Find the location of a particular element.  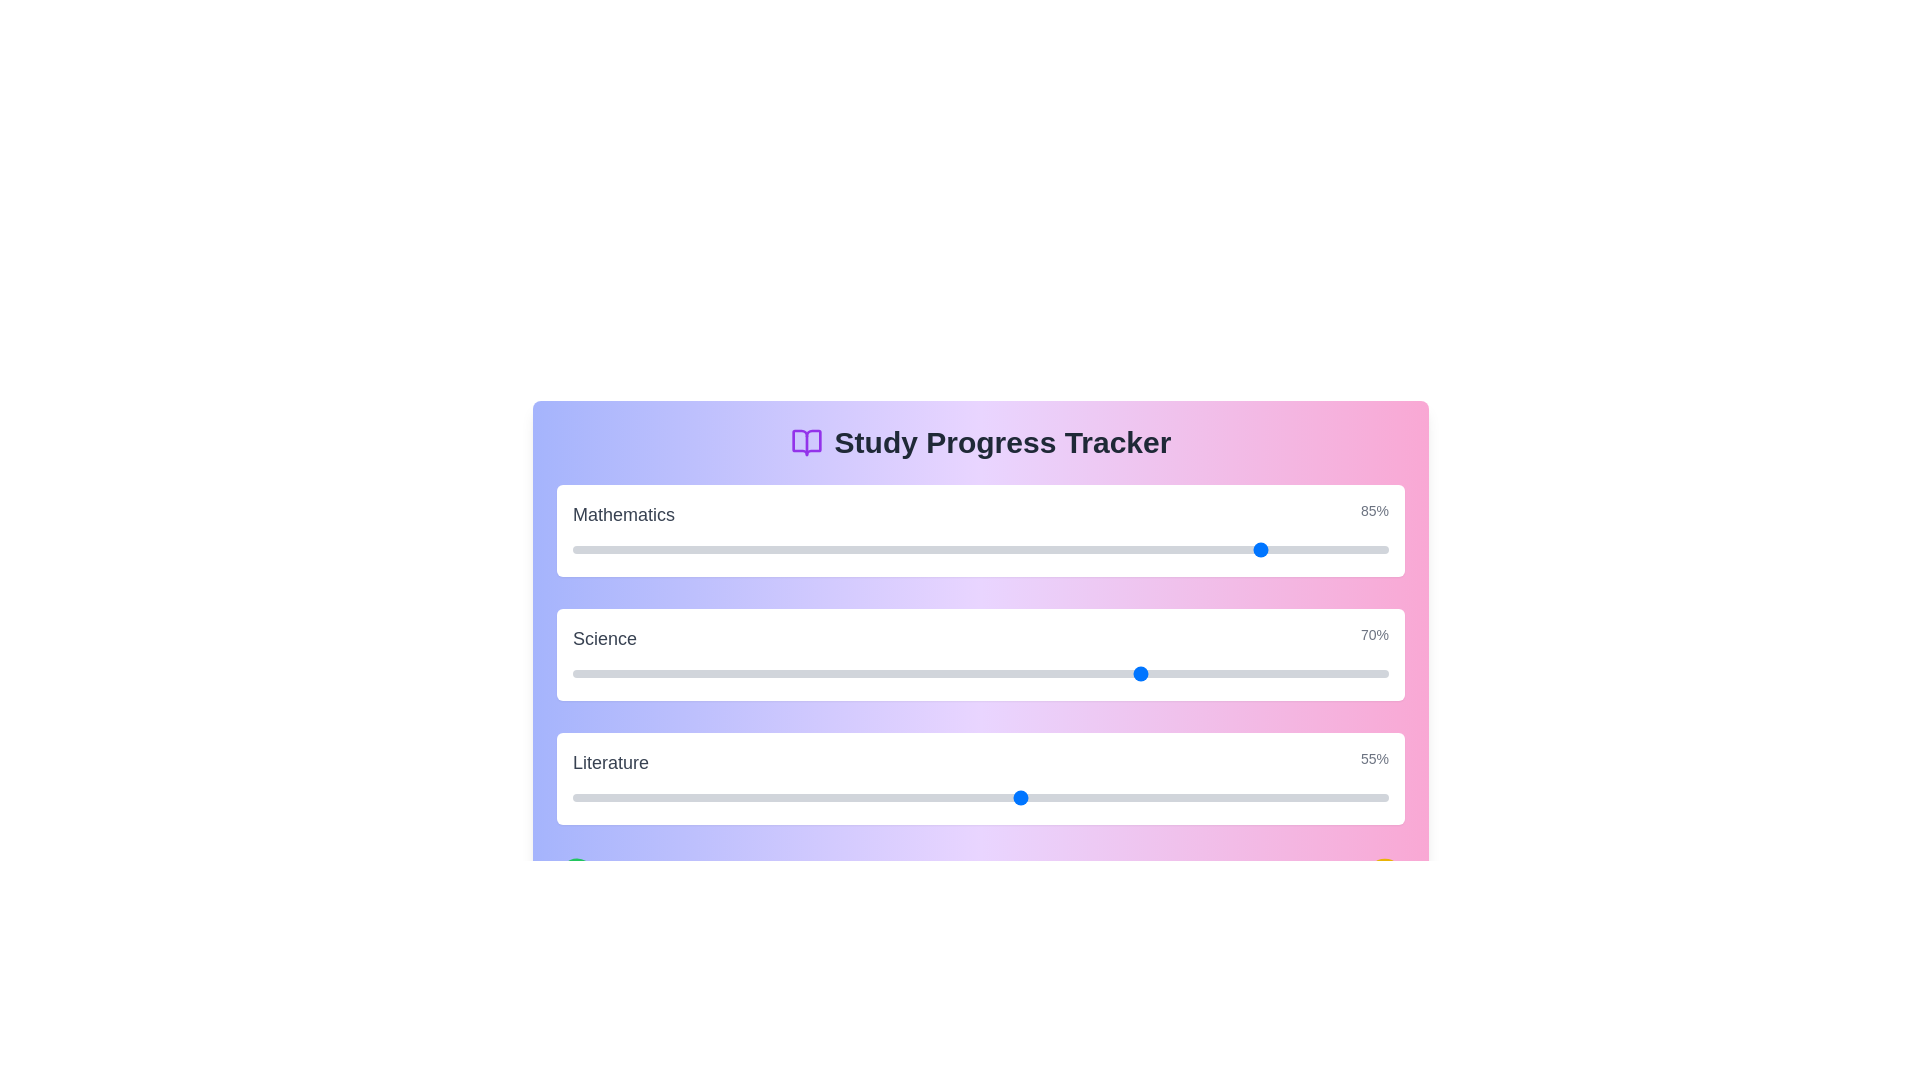

the Literature progress slider to 3% is located at coordinates (596, 797).